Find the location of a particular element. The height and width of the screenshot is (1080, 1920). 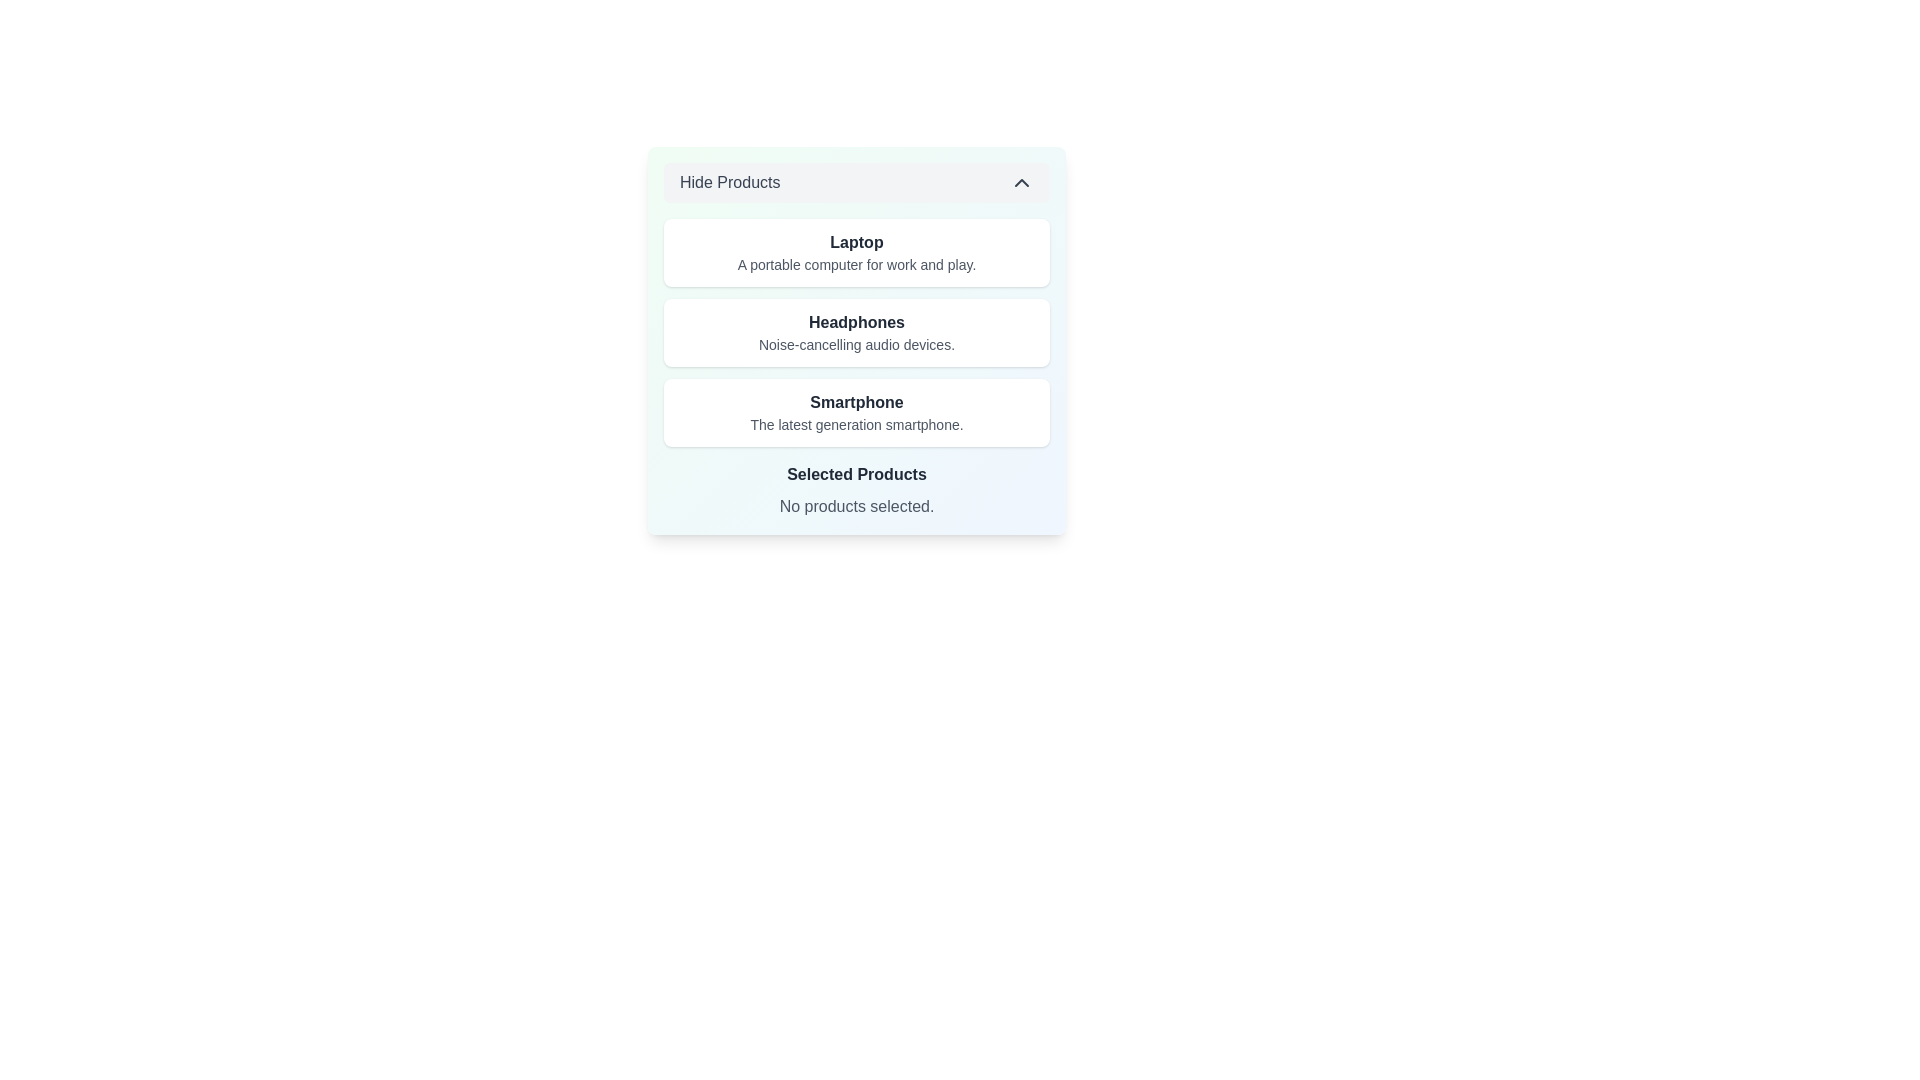

the Text Label that contains the text 'A portable computer for work and play.' which is rendered in a small, gray font and is located beneath the 'Laptop' text is located at coordinates (857, 264).